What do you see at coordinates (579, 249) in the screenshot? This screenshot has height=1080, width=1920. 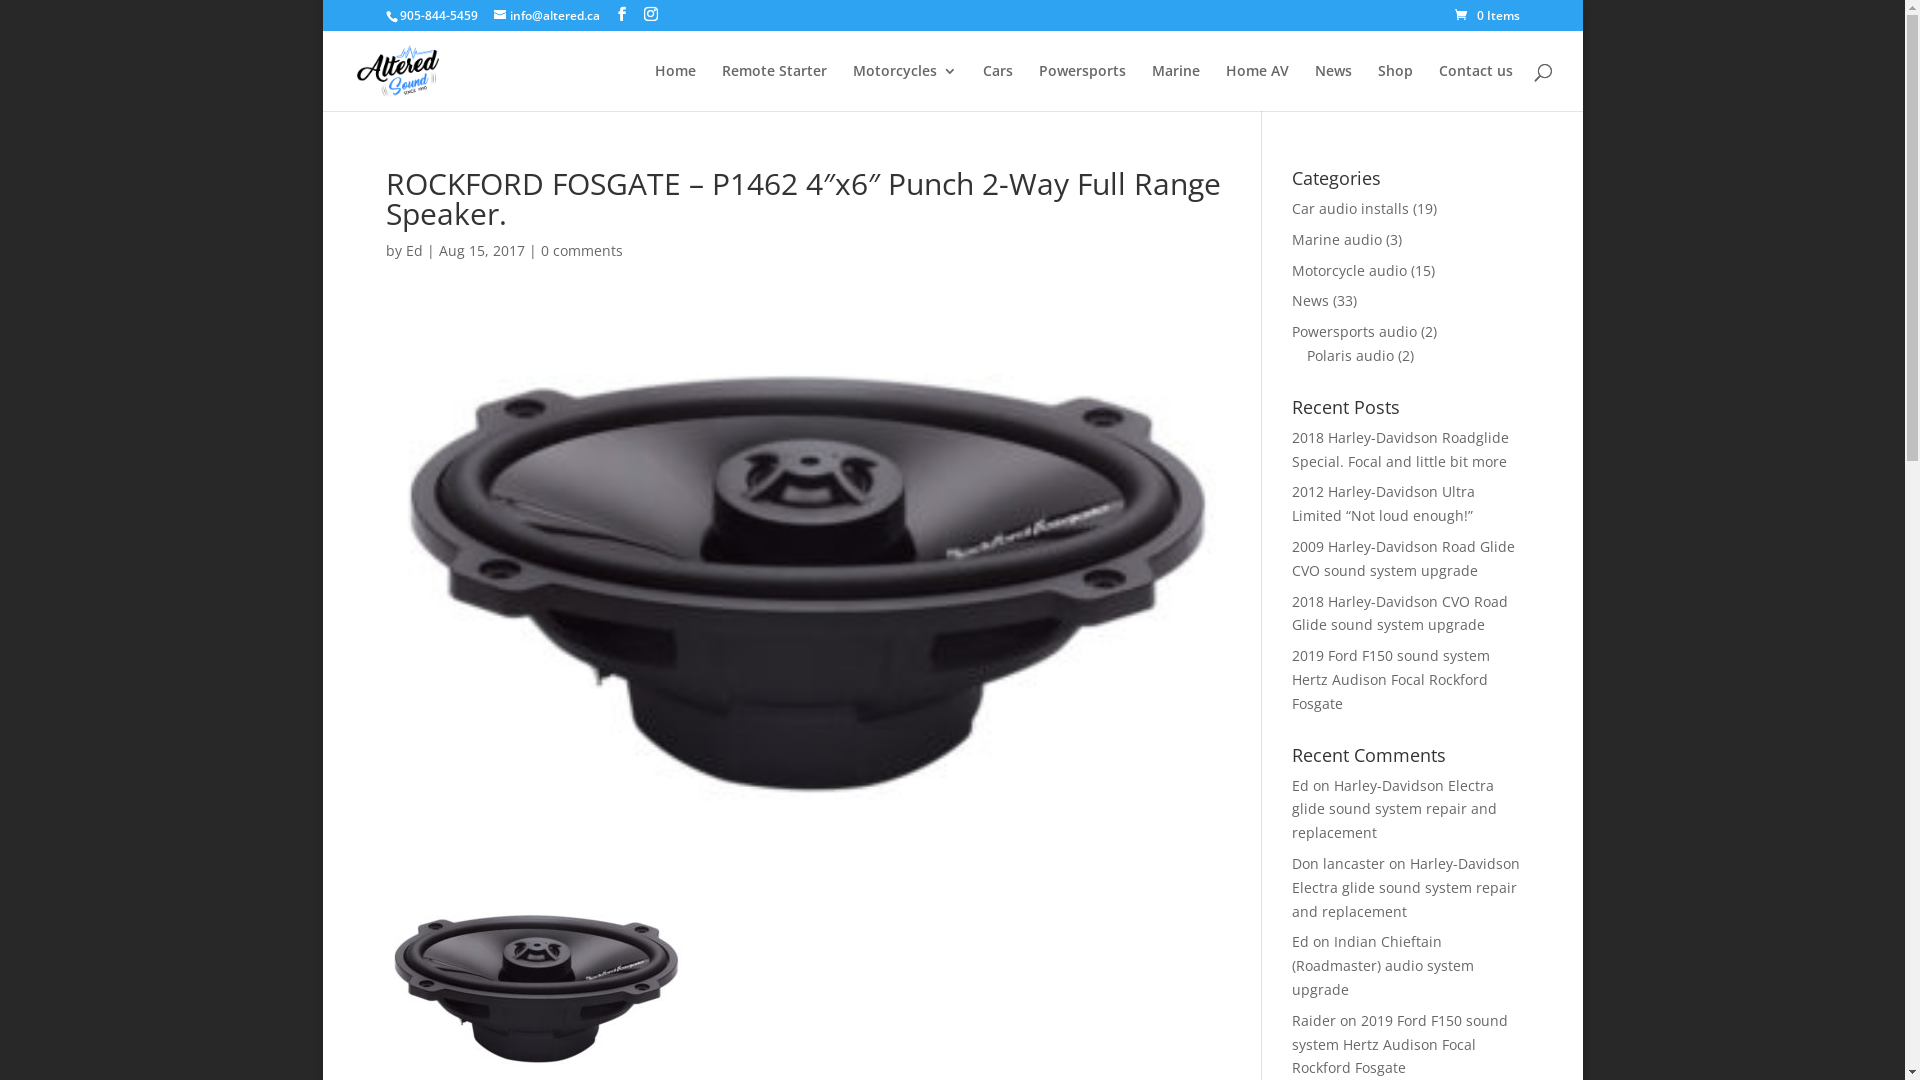 I see `'0 comments'` at bounding box center [579, 249].